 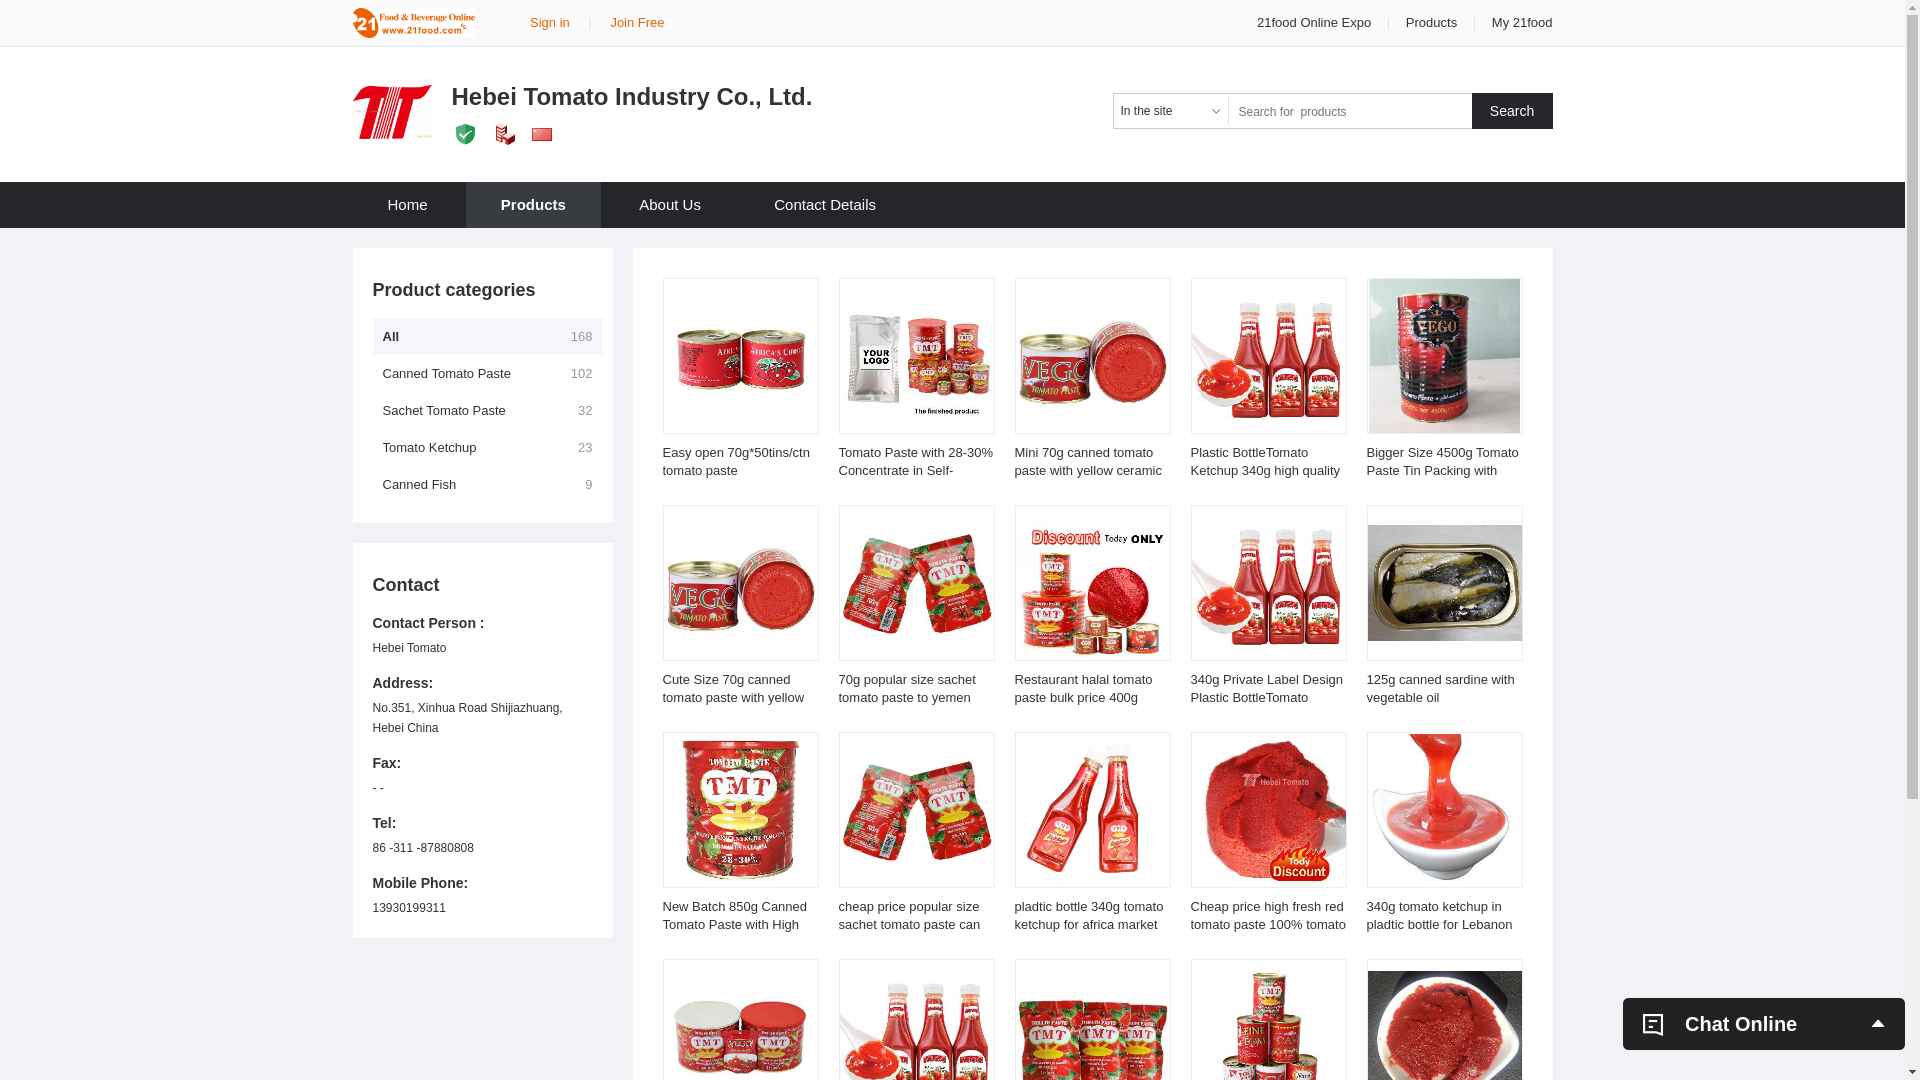 What do you see at coordinates (406, 204) in the screenshot?
I see `'Home'` at bounding box center [406, 204].